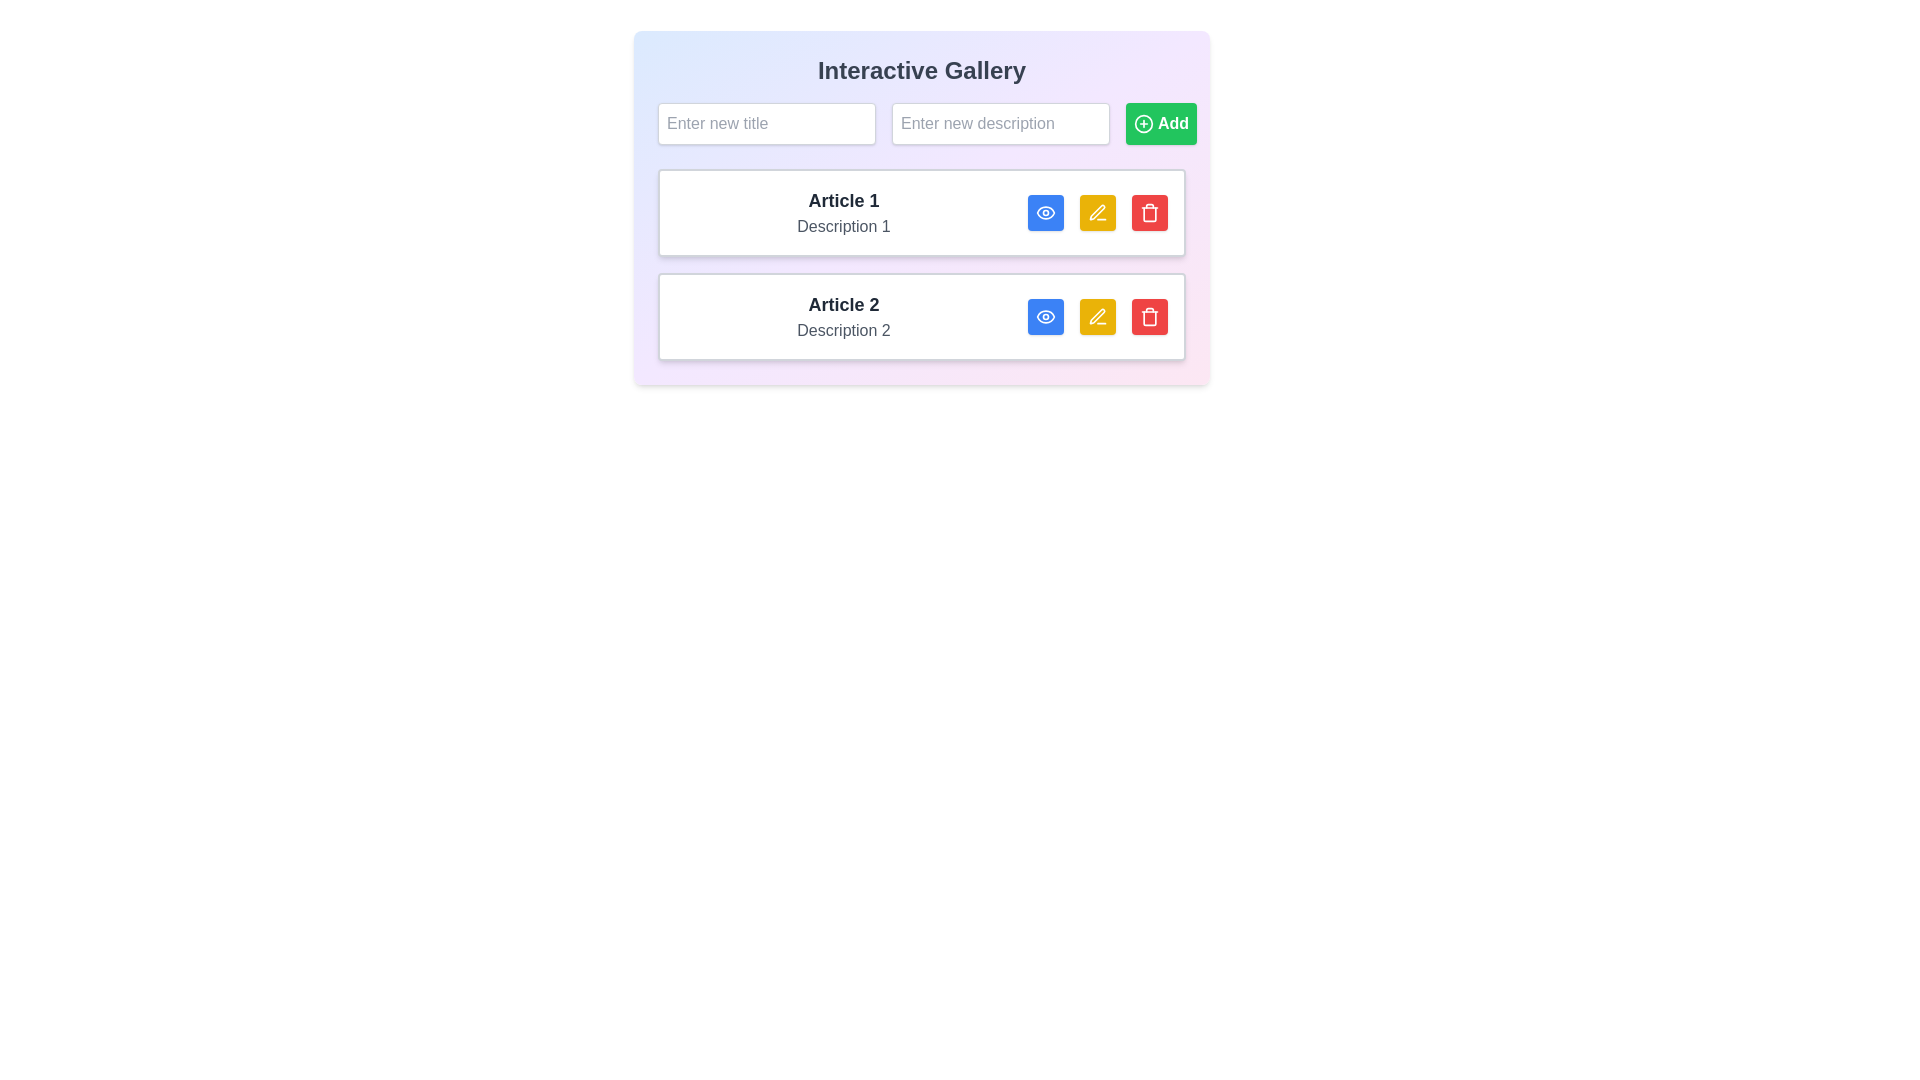 The image size is (1920, 1080). What do you see at coordinates (1150, 212) in the screenshot?
I see `the delete button for 'Article 1'` at bounding box center [1150, 212].